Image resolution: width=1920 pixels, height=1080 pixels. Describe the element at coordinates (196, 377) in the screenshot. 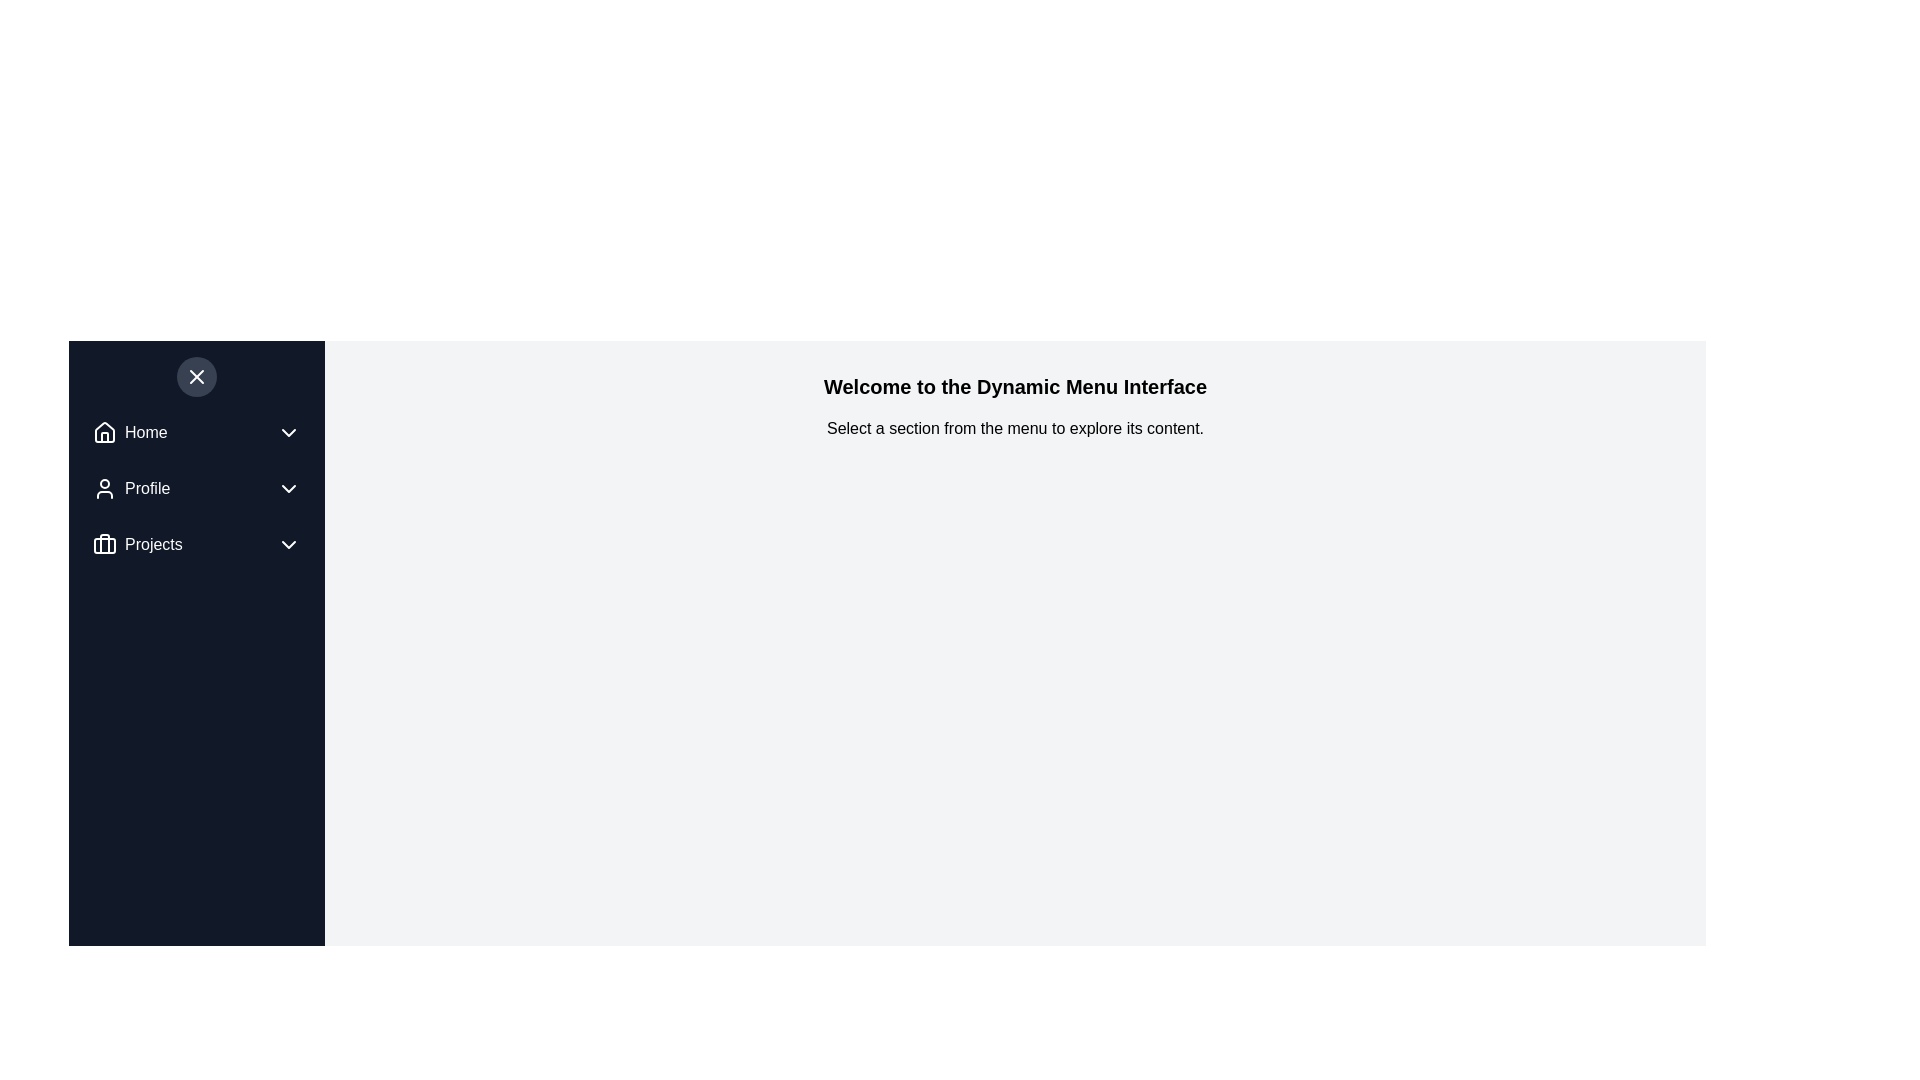

I see `the 'X' glyph icon located in the top-left corner of the interface inside a circular button` at that location.